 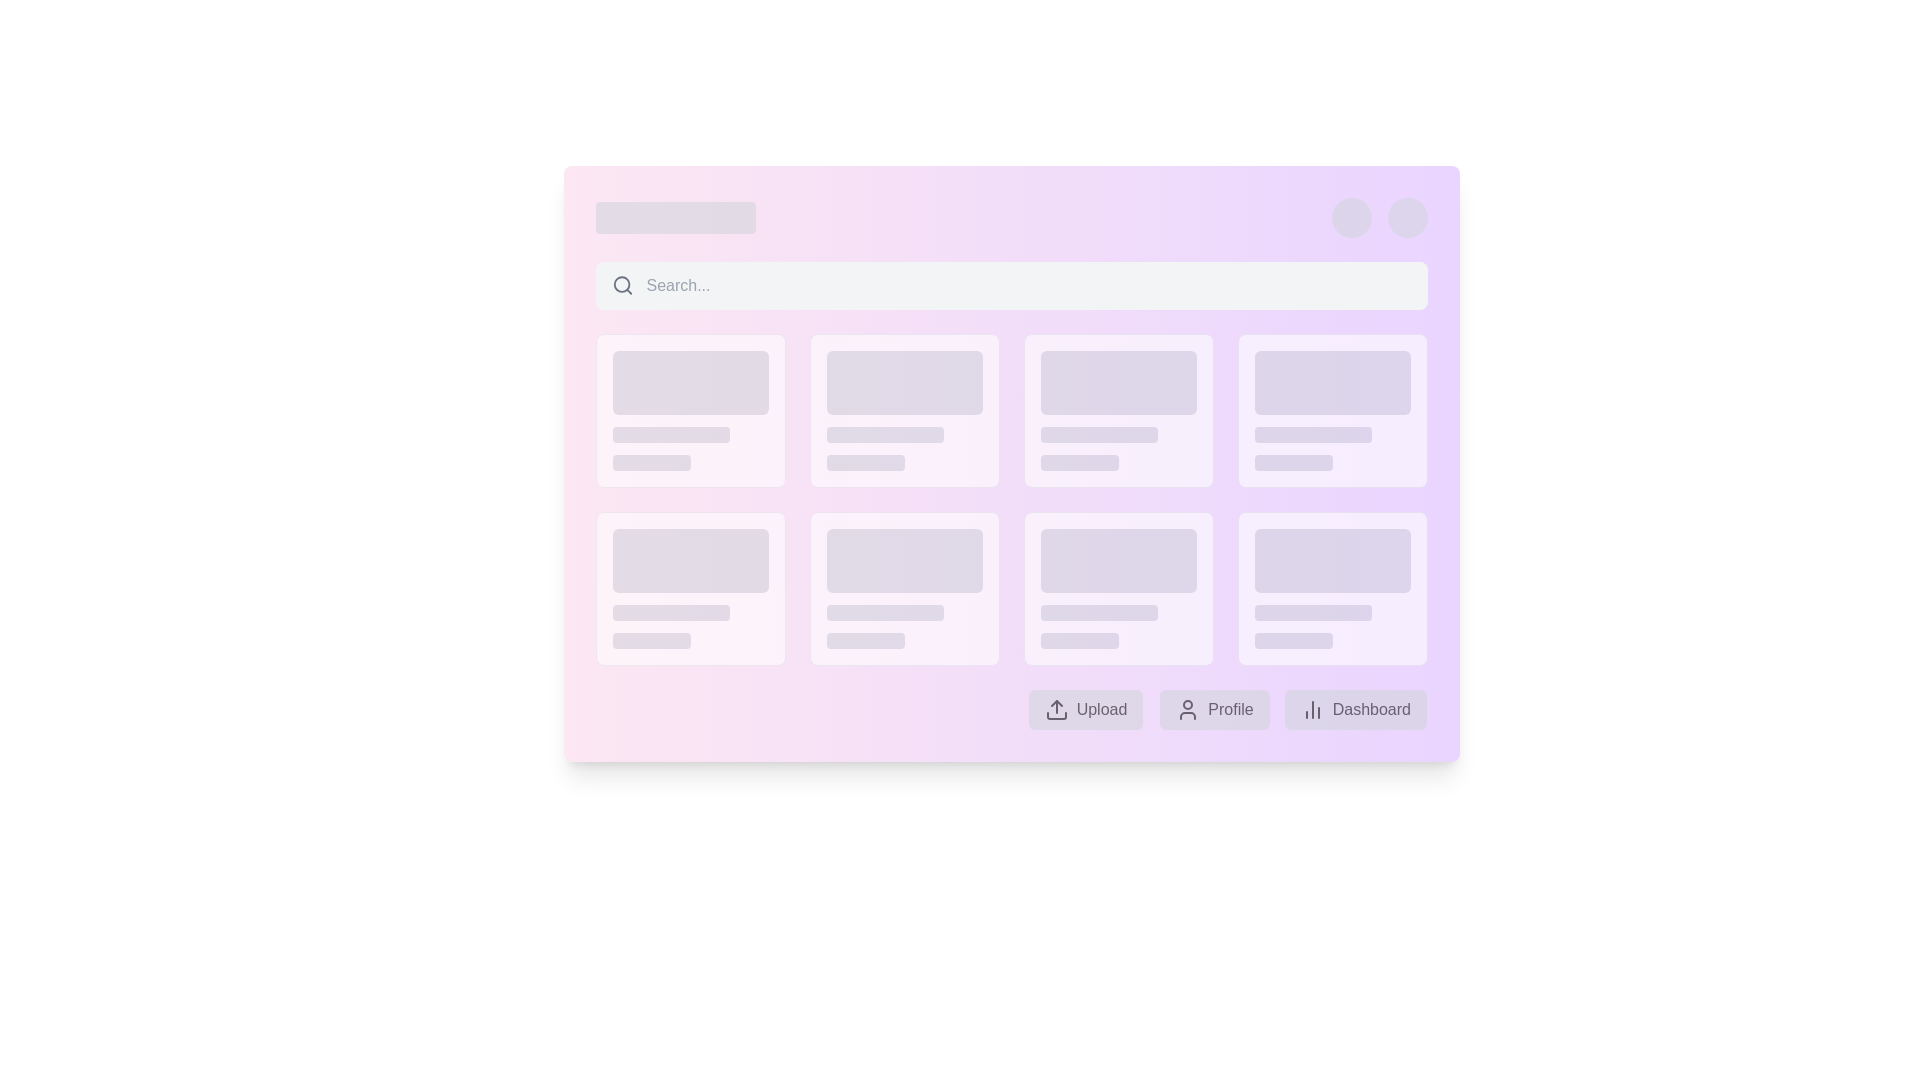 I want to click on the second card placeholder in the top row of the grid layout, so click(x=903, y=410).